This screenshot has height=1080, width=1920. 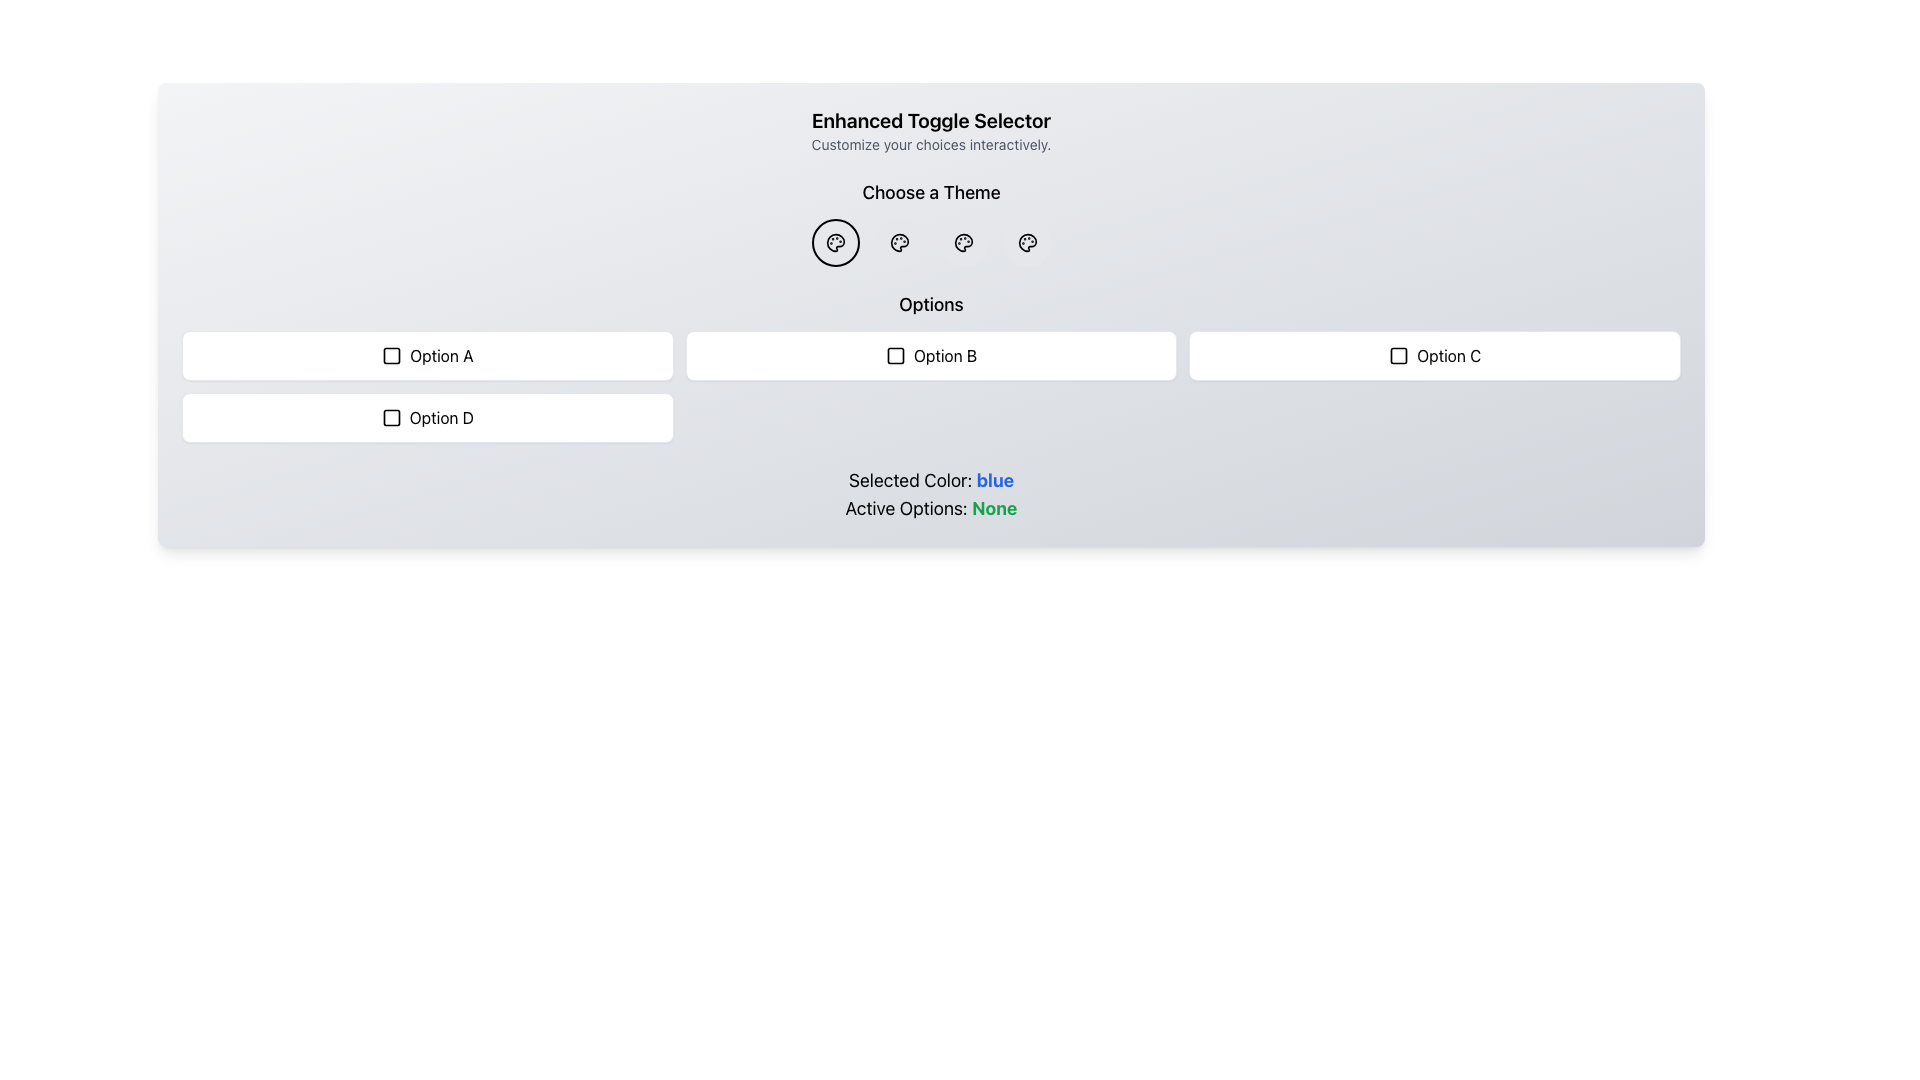 What do you see at coordinates (426, 416) in the screenshot?
I see `the checkbox labeled 'Option D' using keyboard navigation` at bounding box center [426, 416].